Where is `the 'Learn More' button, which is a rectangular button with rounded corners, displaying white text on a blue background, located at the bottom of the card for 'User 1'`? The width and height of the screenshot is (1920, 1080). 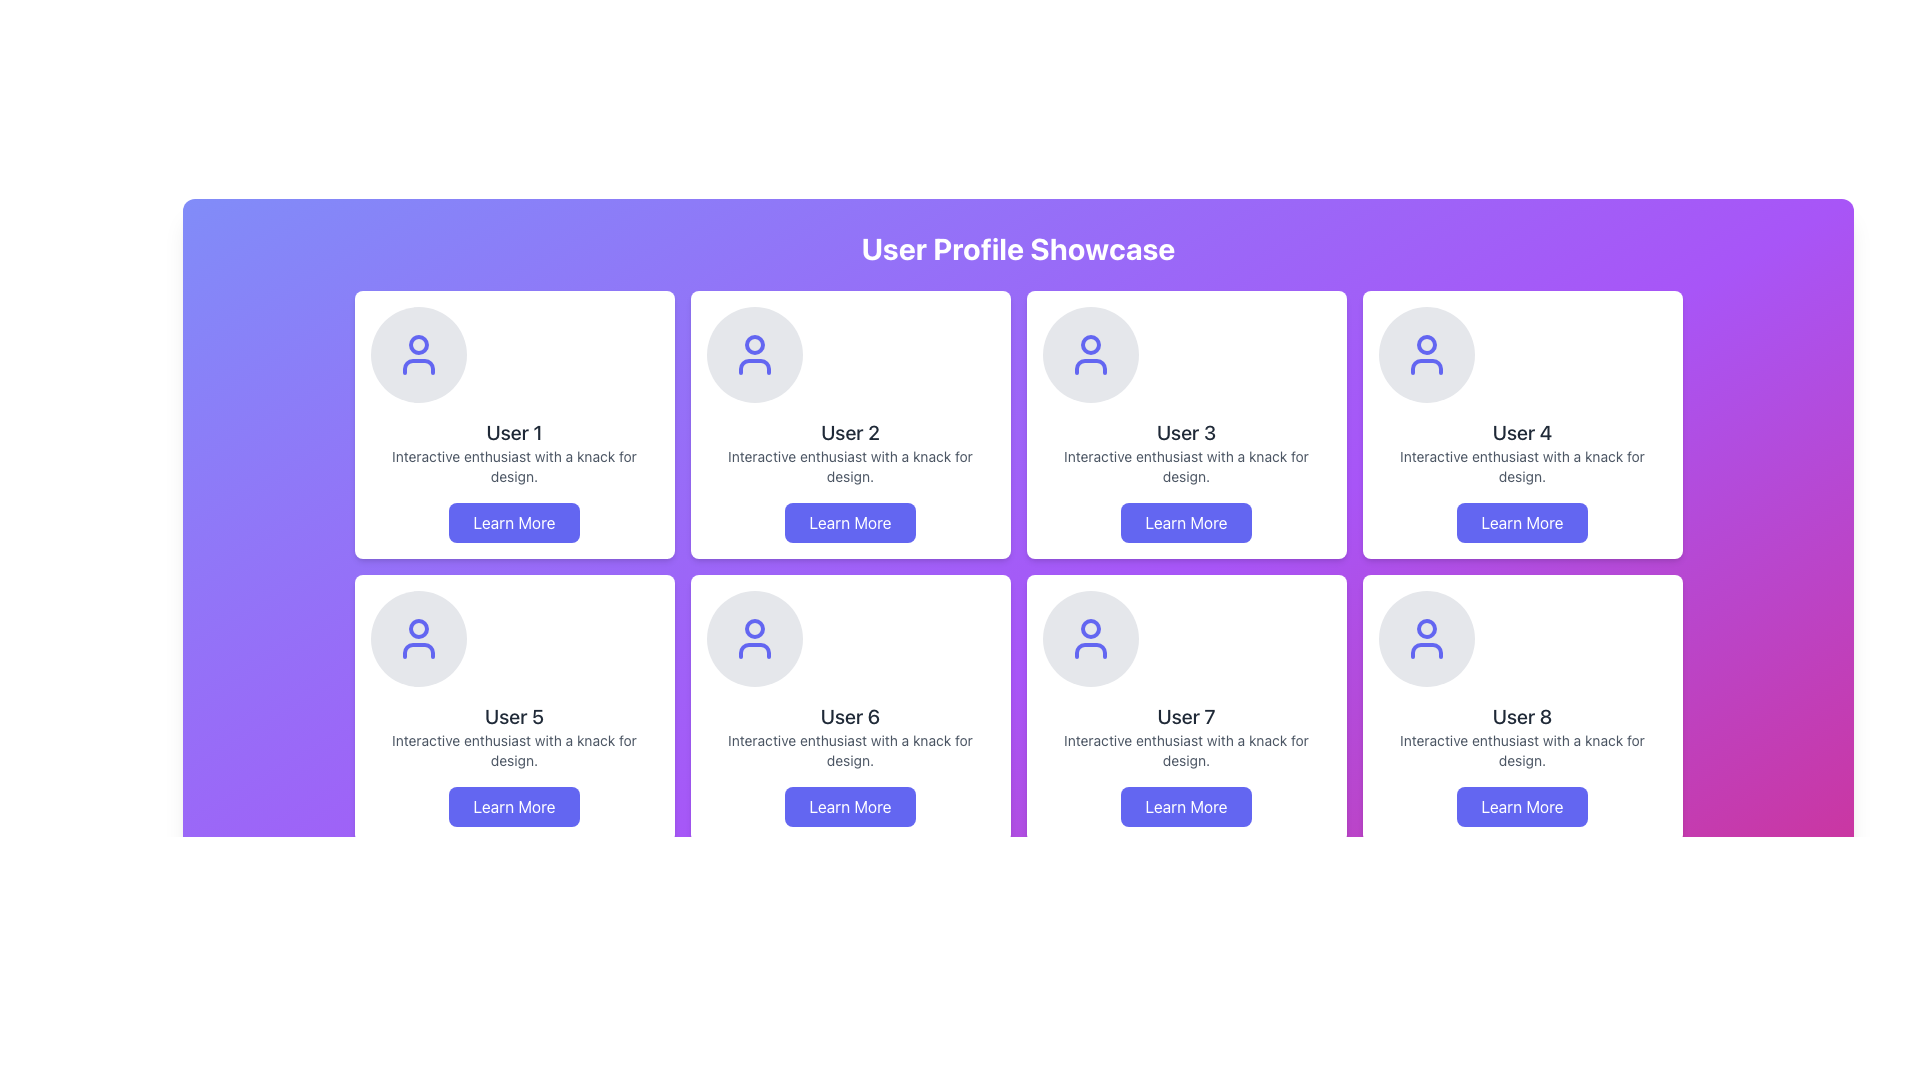 the 'Learn More' button, which is a rectangular button with rounded corners, displaying white text on a blue background, located at the bottom of the card for 'User 1' is located at coordinates (514, 522).